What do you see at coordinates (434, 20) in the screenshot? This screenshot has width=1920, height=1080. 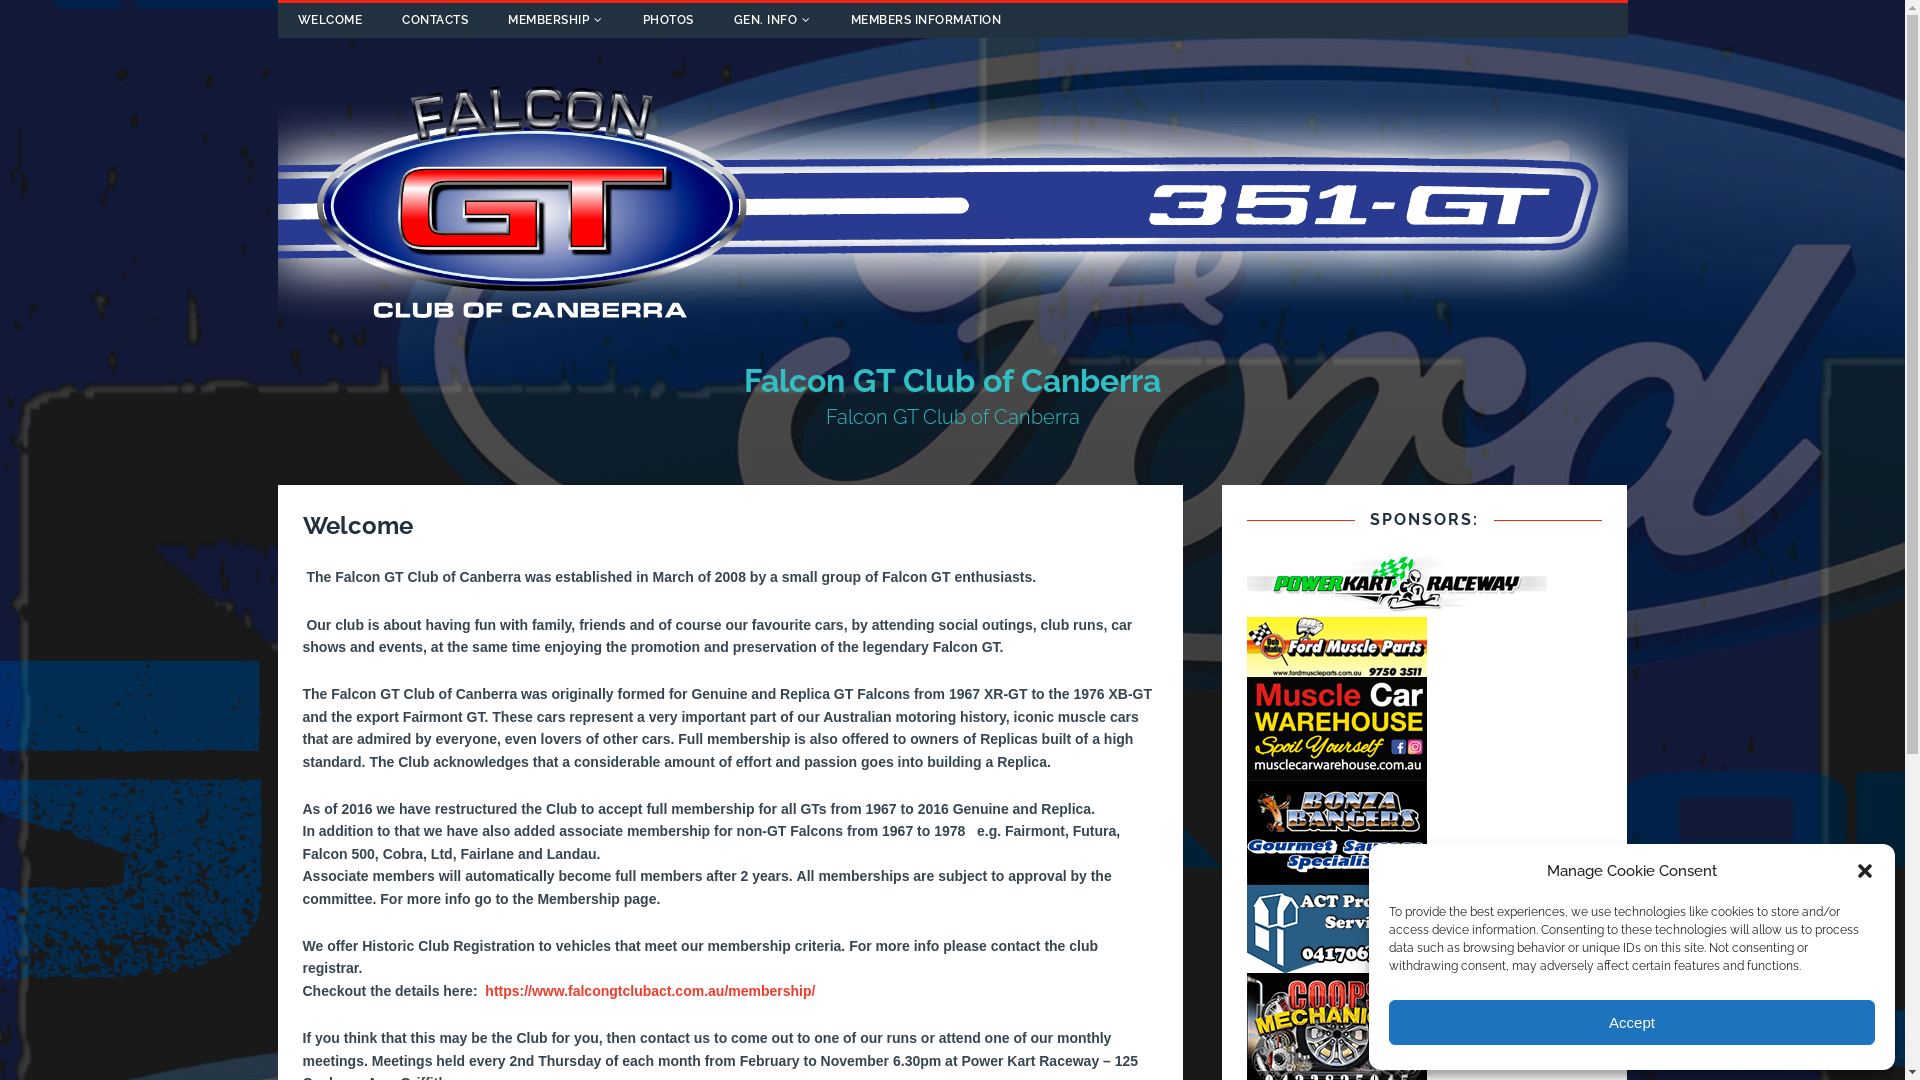 I see `'CONTACTS'` at bounding box center [434, 20].